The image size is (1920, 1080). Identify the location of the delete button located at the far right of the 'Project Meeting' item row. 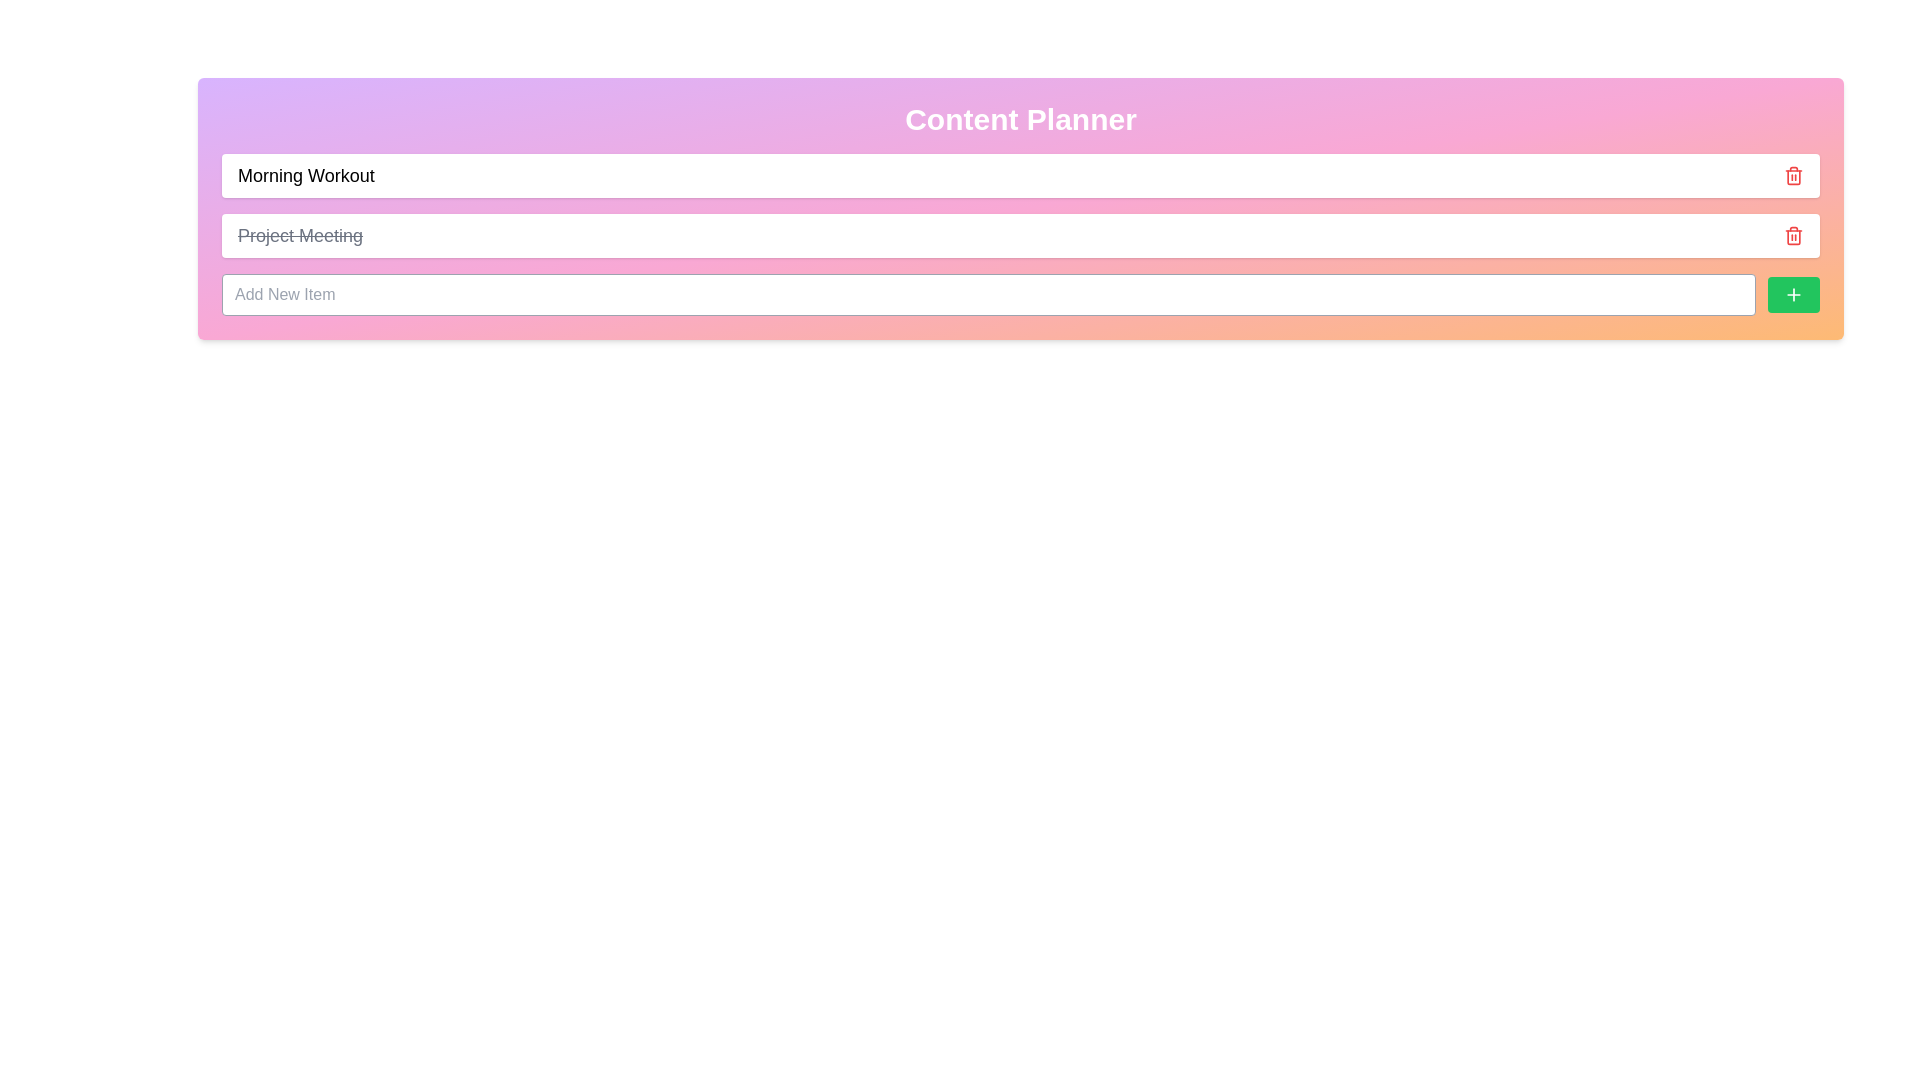
(1794, 234).